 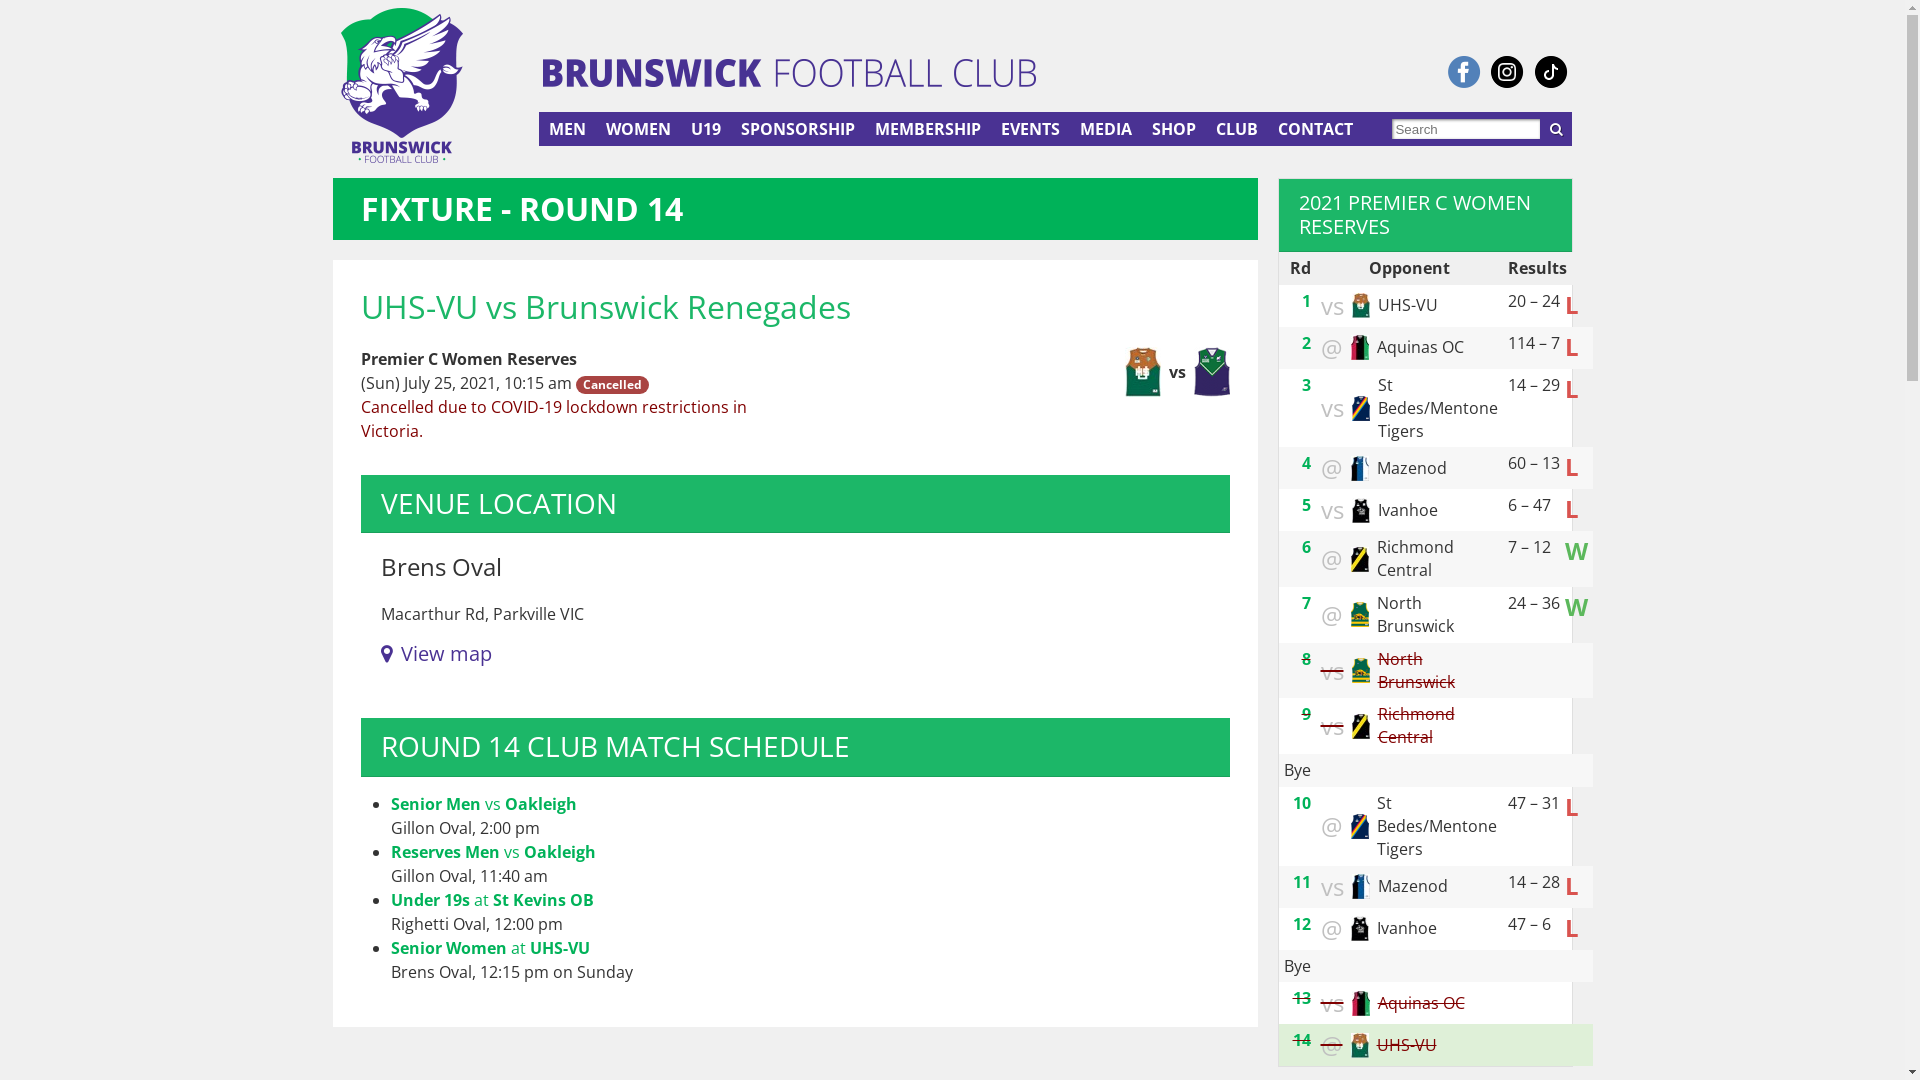 What do you see at coordinates (1360, 670) in the screenshot?
I see `'North Brunswick'` at bounding box center [1360, 670].